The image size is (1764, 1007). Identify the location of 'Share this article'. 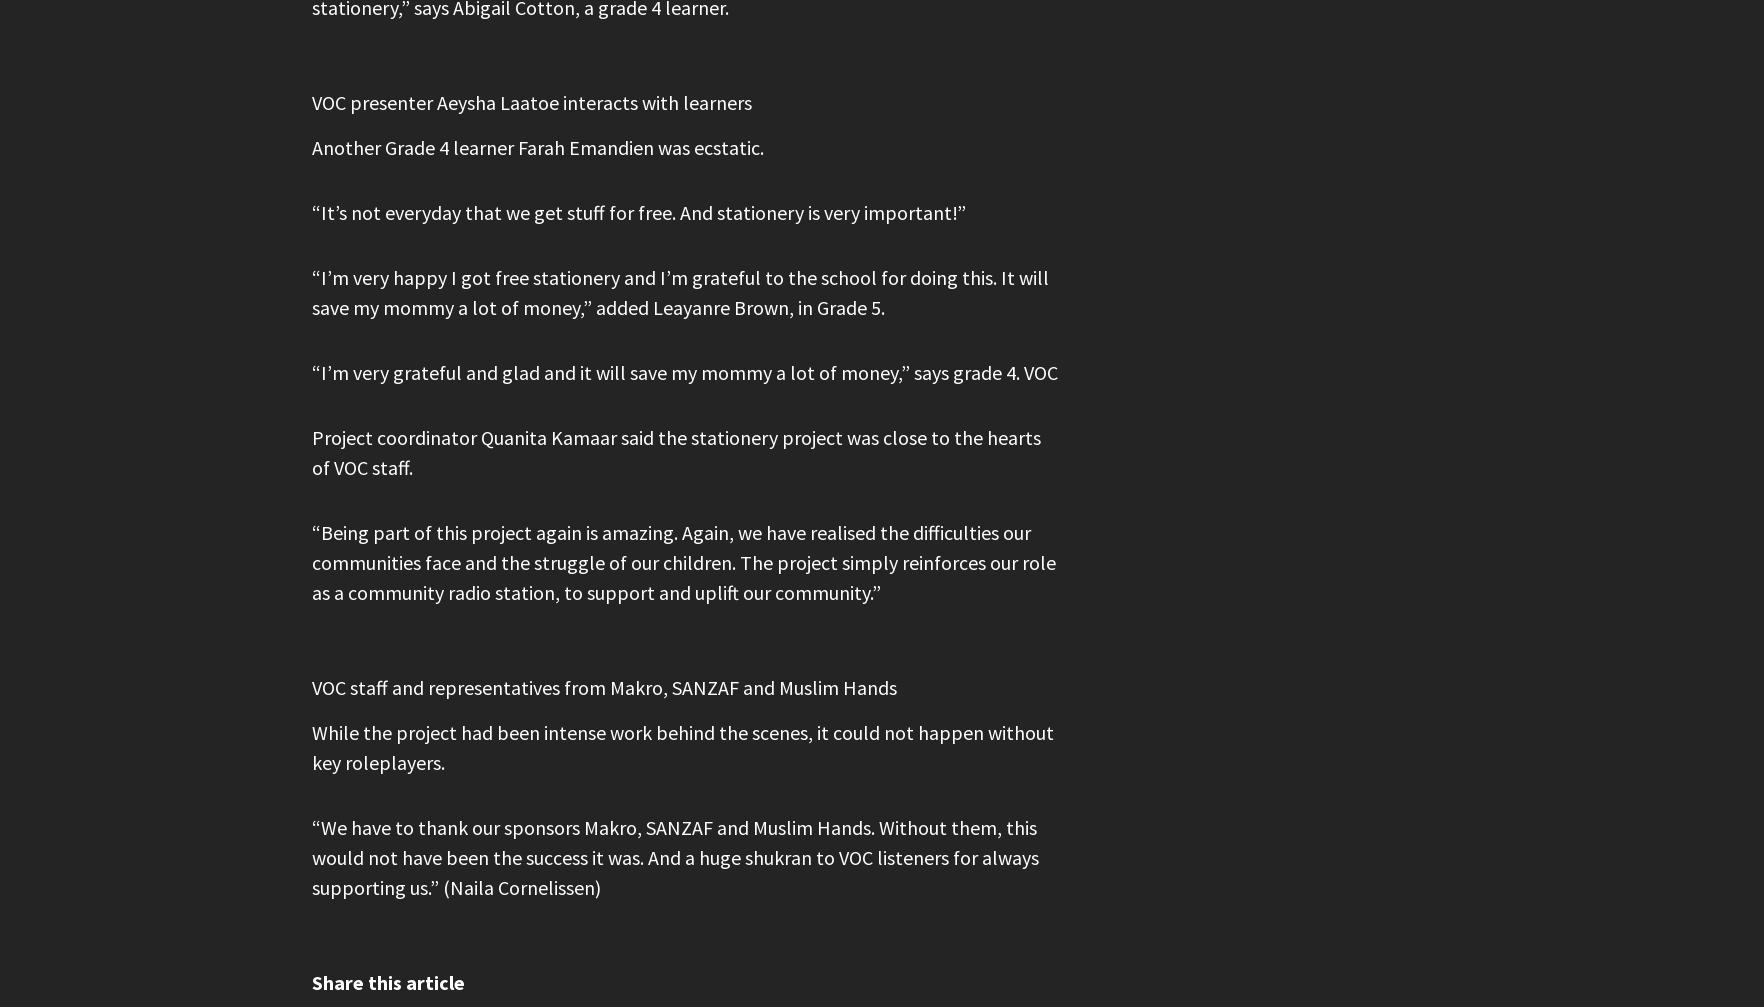
(388, 981).